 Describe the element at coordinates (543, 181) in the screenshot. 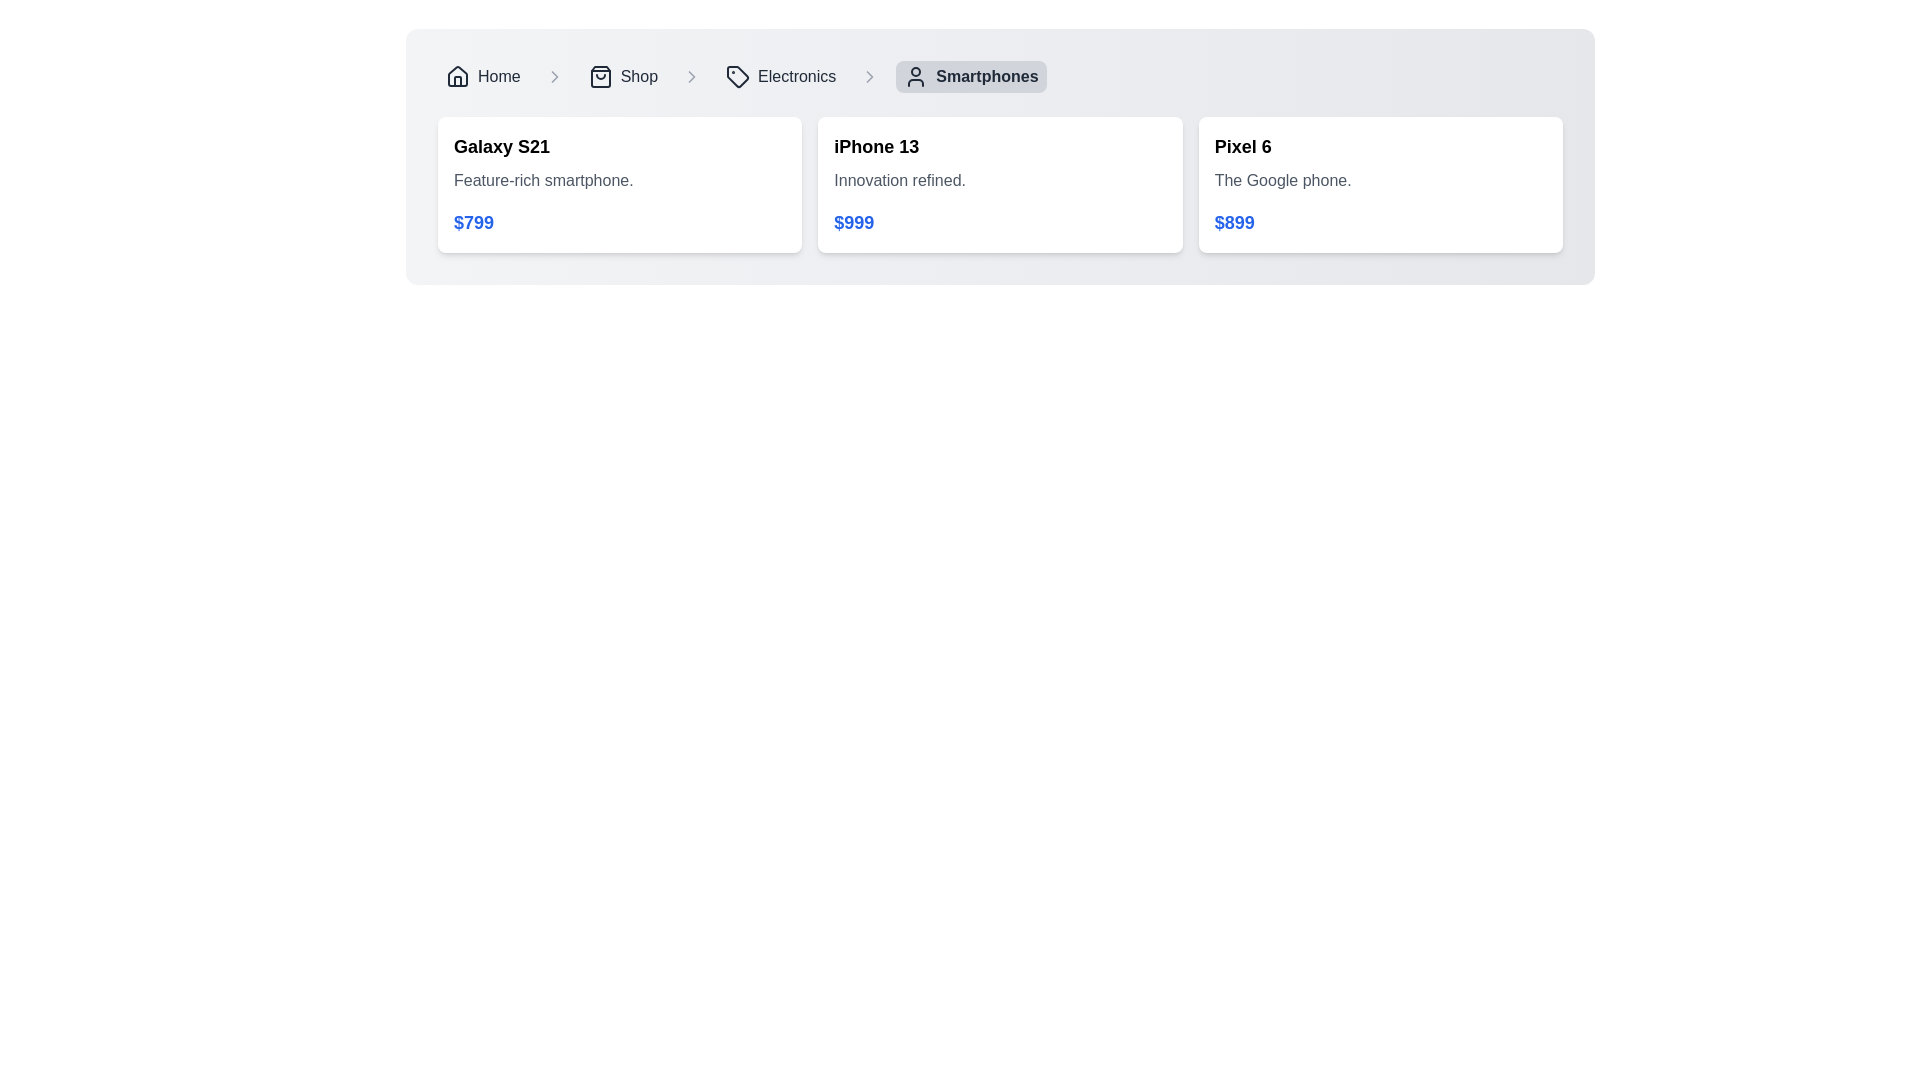

I see `the text label displaying 'Feature-rich smartphone.' which is styled in gray font and located below the title 'Galaxy S21' in the card layout` at that location.